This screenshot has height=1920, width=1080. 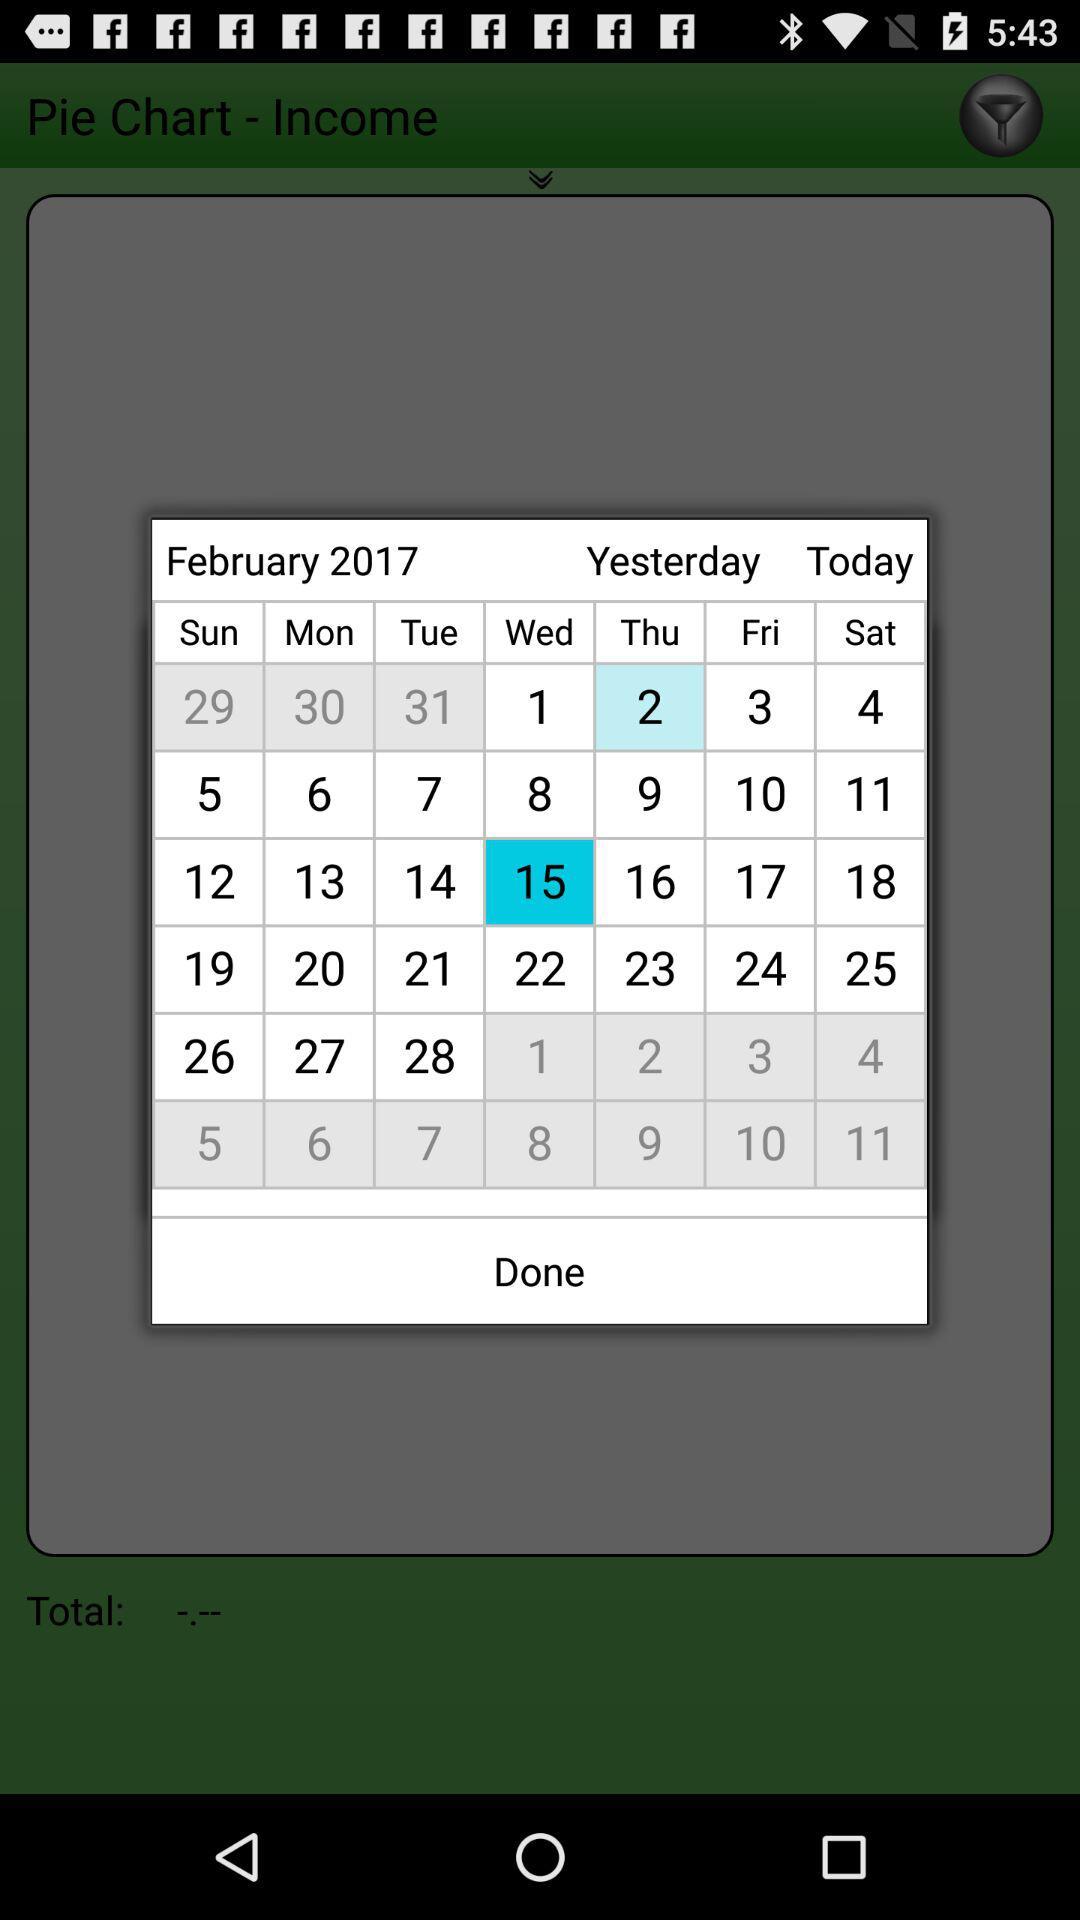 I want to click on item next to today, so click(x=673, y=559).